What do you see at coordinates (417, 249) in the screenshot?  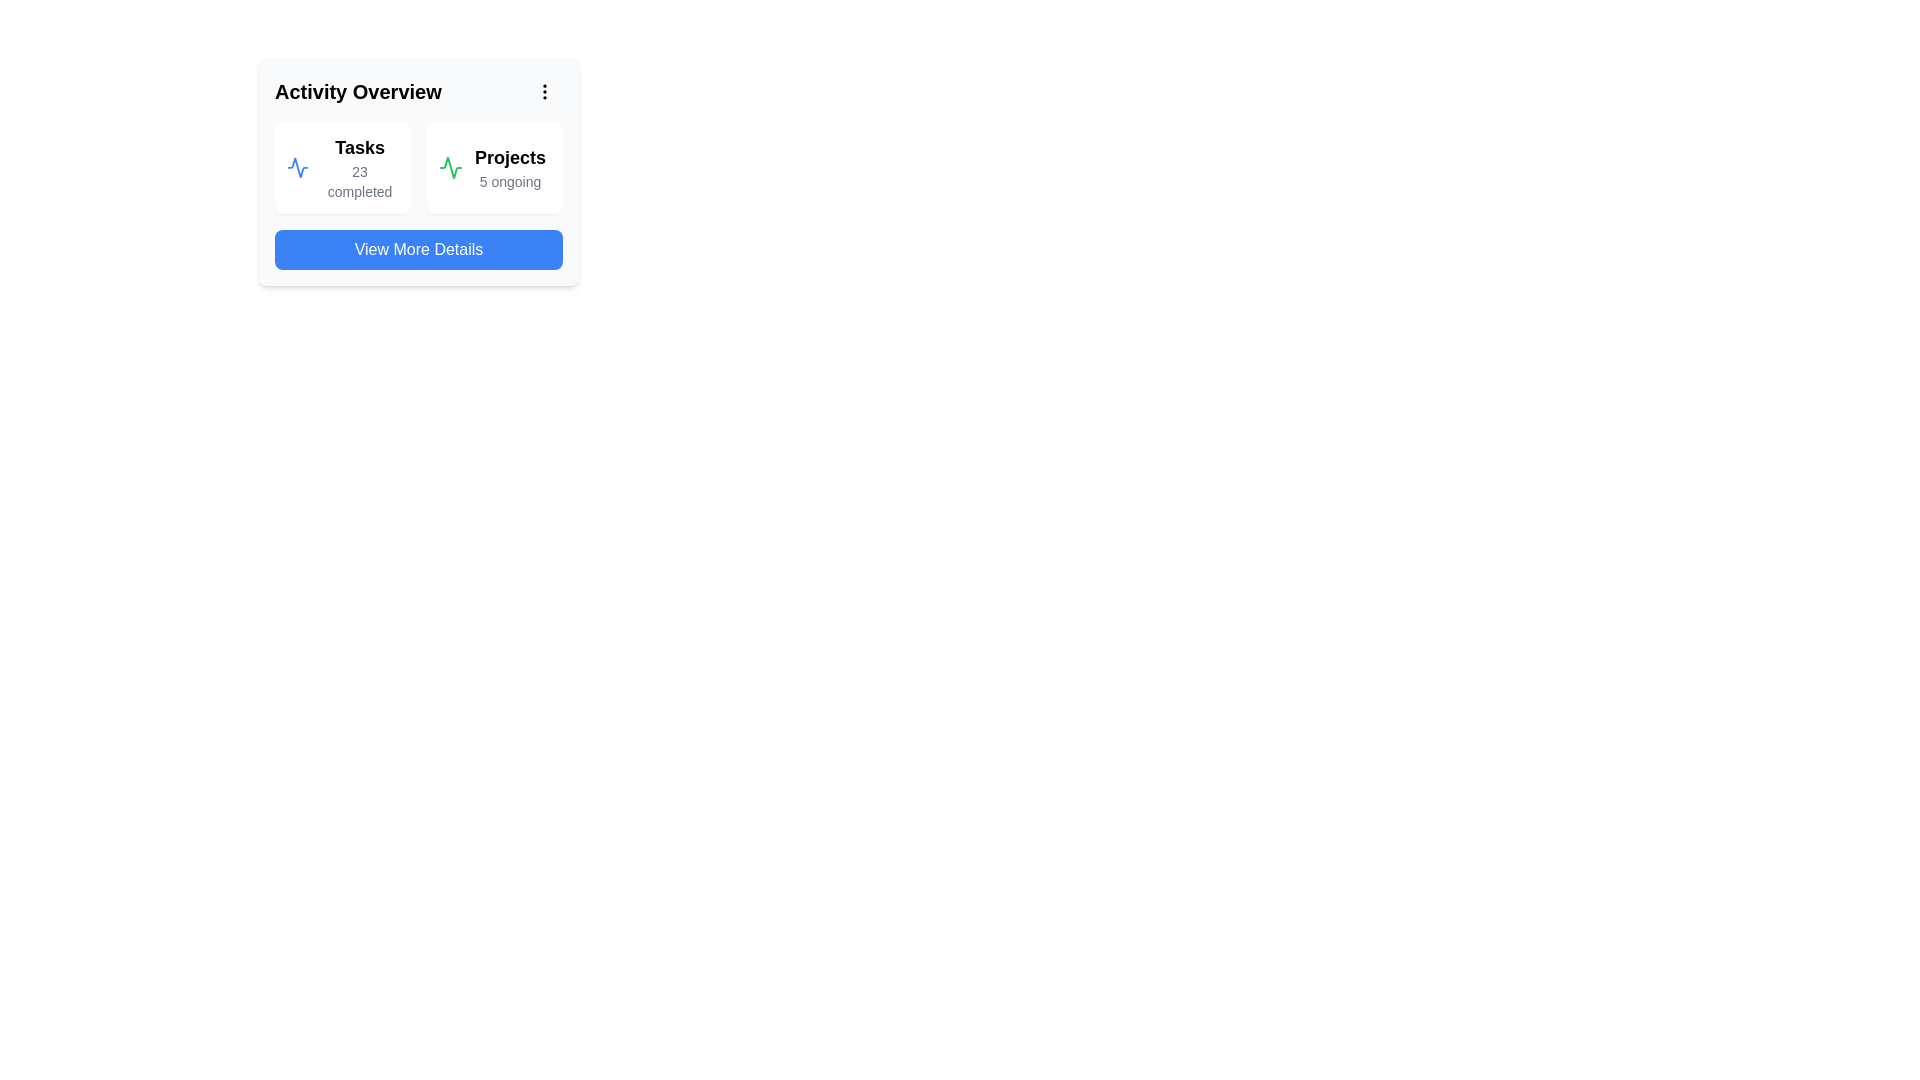 I see `the navigation button located at the bottom of the 'Activity Overview' card` at bounding box center [417, 249].